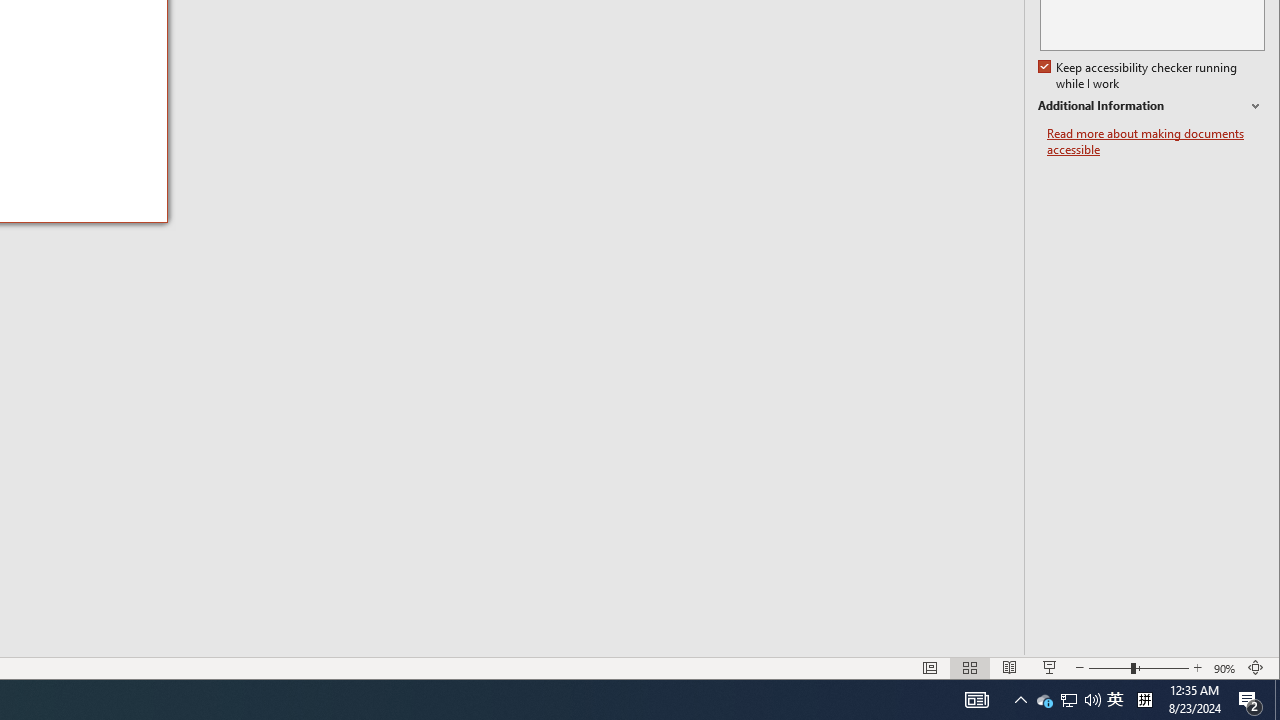 The height and width of the screenshot is (720, 1280). Describe the element at coordinates (1276, 698) in the screenshot. I see `'Show desktop'` at that location.